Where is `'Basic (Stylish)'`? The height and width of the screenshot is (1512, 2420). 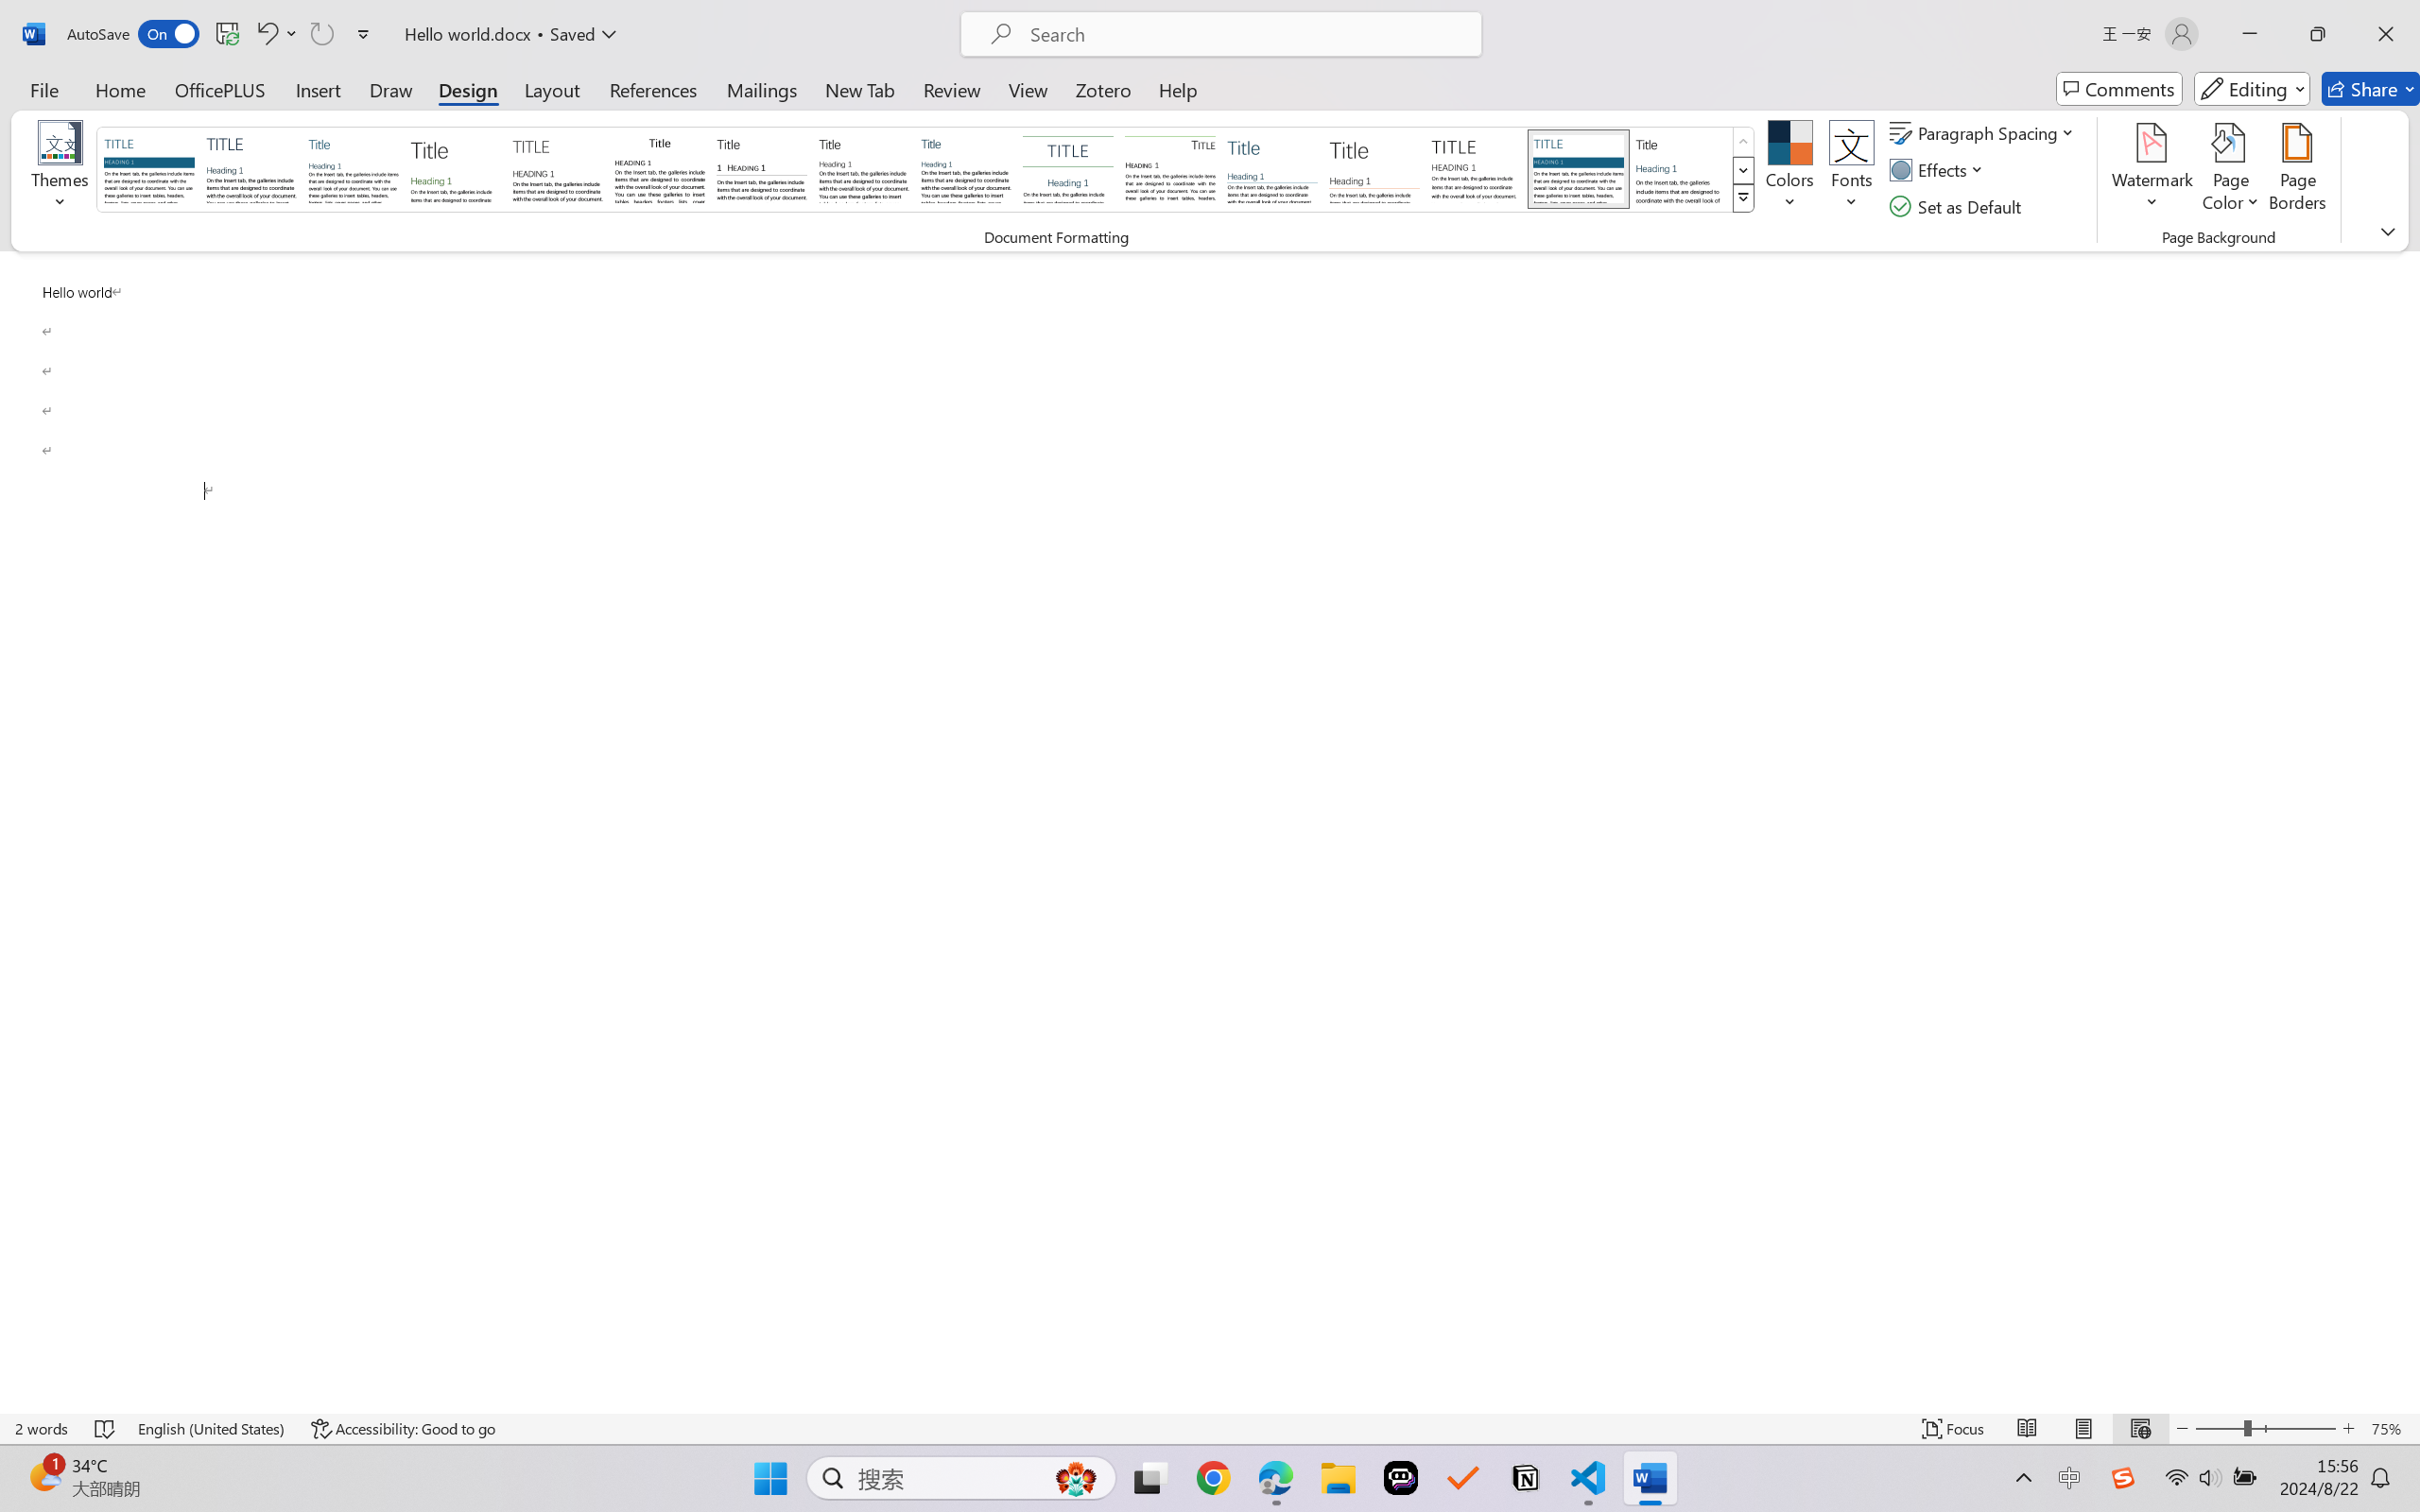
'Basic (Stylish)' is located at coordinates (454, 168).